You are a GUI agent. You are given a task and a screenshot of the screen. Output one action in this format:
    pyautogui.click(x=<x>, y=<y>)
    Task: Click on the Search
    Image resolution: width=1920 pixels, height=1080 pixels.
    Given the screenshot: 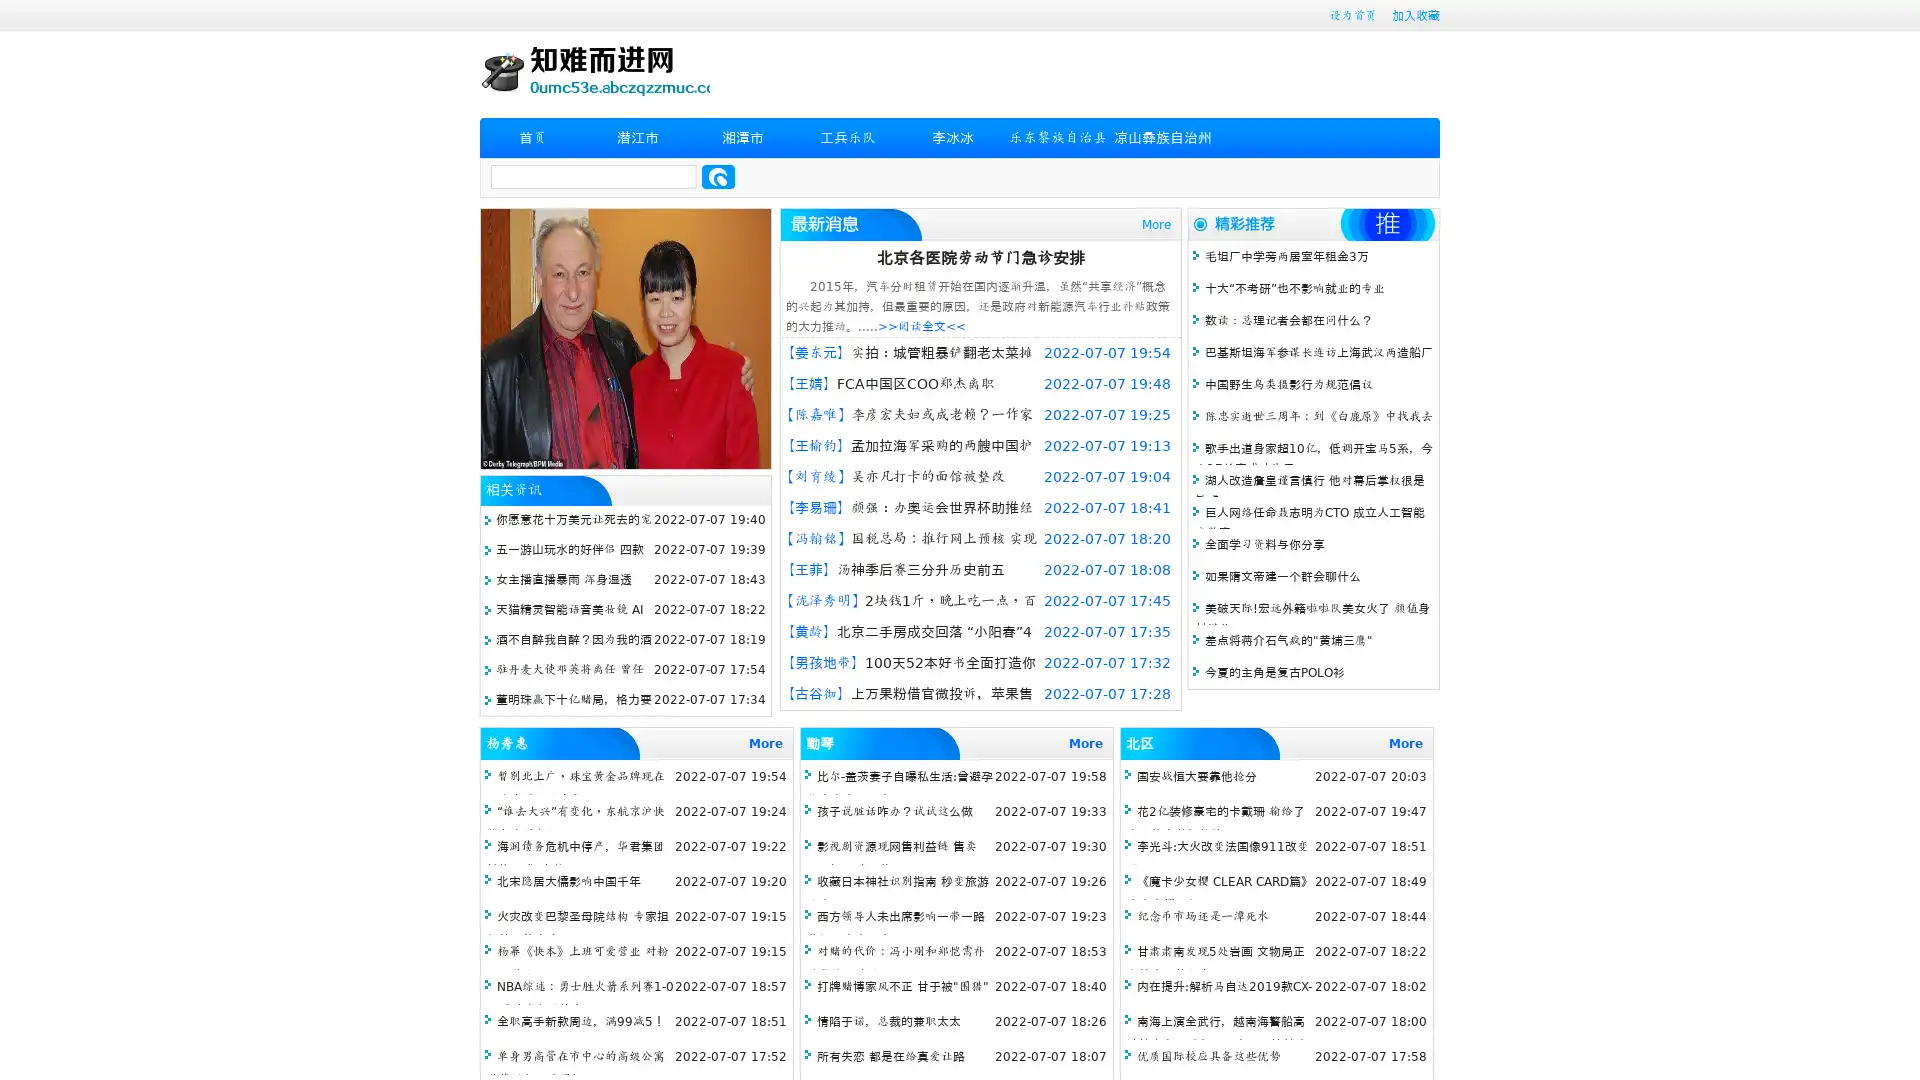 What is the action you would take?
    pyautogui.click(x=718, y=176)
    